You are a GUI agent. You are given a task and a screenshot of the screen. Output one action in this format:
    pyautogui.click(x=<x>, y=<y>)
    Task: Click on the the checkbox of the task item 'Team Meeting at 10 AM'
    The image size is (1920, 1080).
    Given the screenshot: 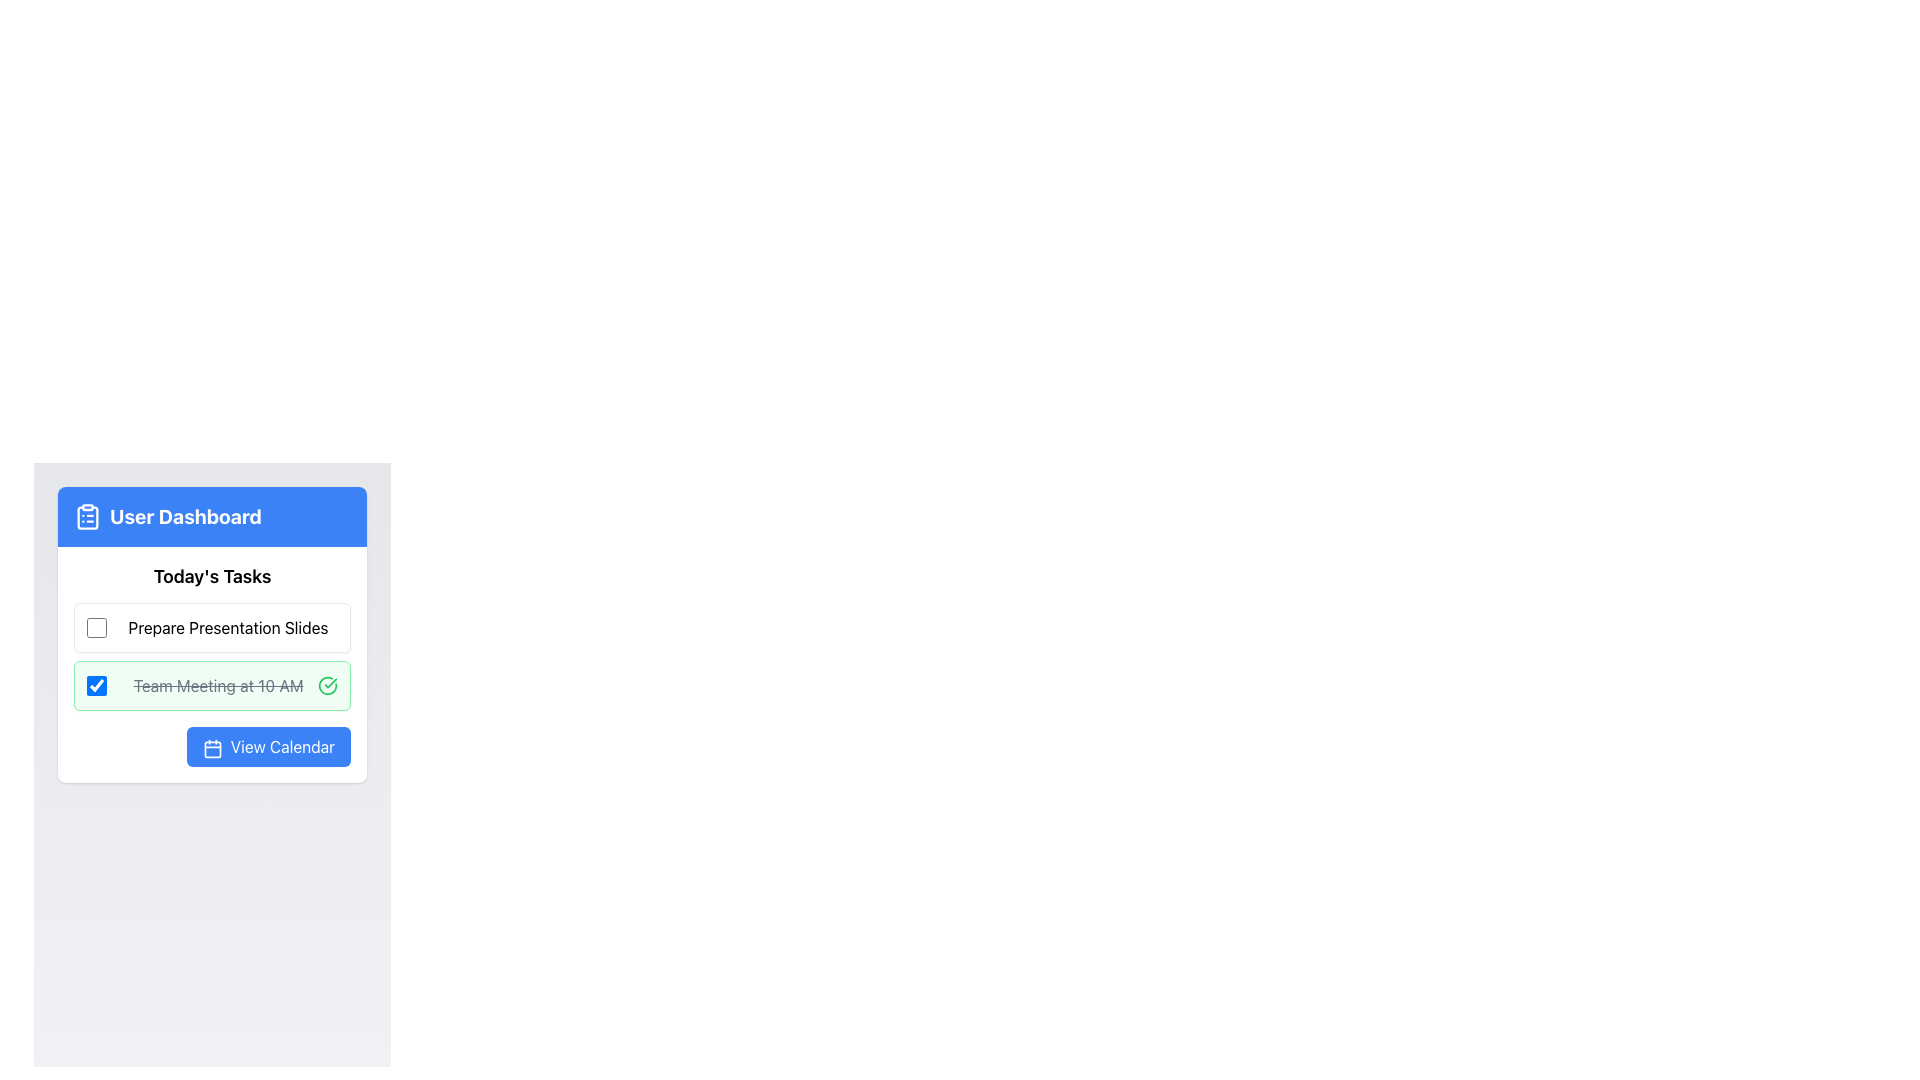 What is the action you would take?
    pyautogui.click(x=212, y=685)
    